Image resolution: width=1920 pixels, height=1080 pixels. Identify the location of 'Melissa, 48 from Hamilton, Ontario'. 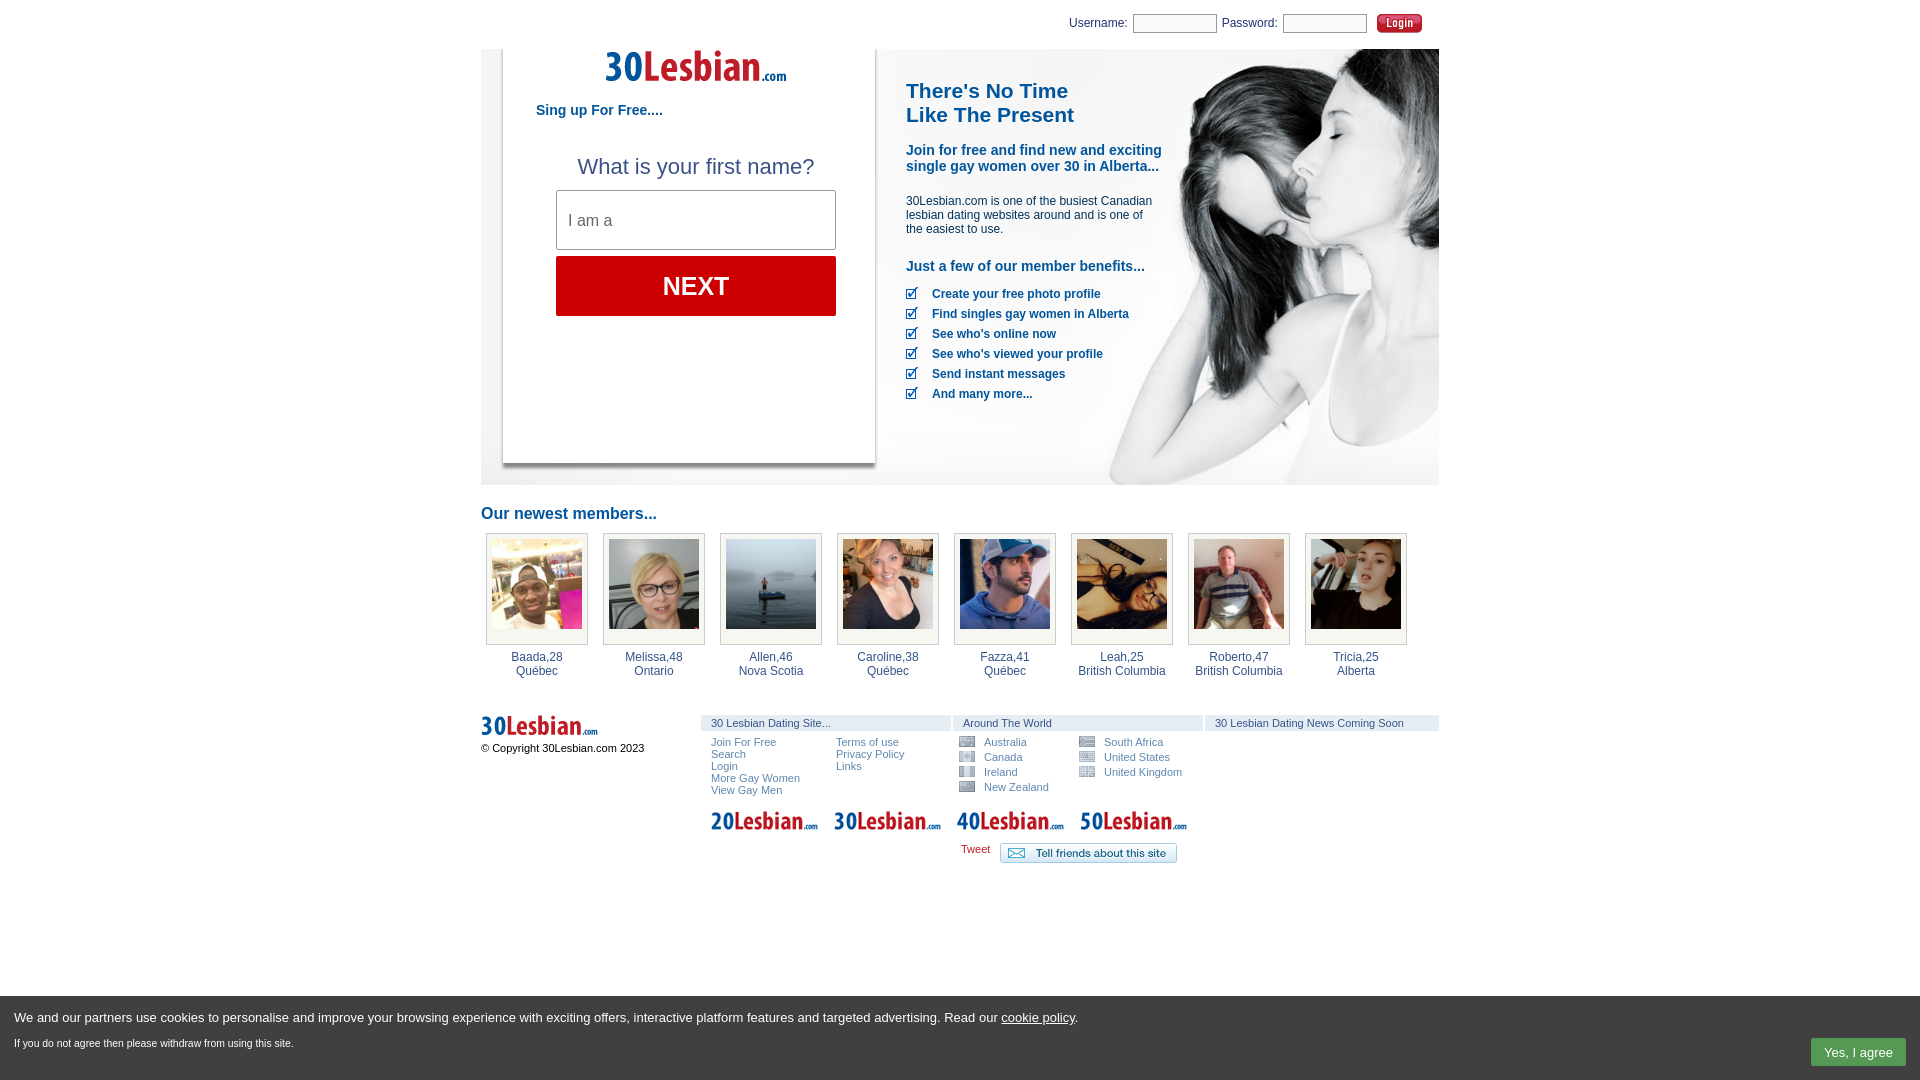
(653, 588).